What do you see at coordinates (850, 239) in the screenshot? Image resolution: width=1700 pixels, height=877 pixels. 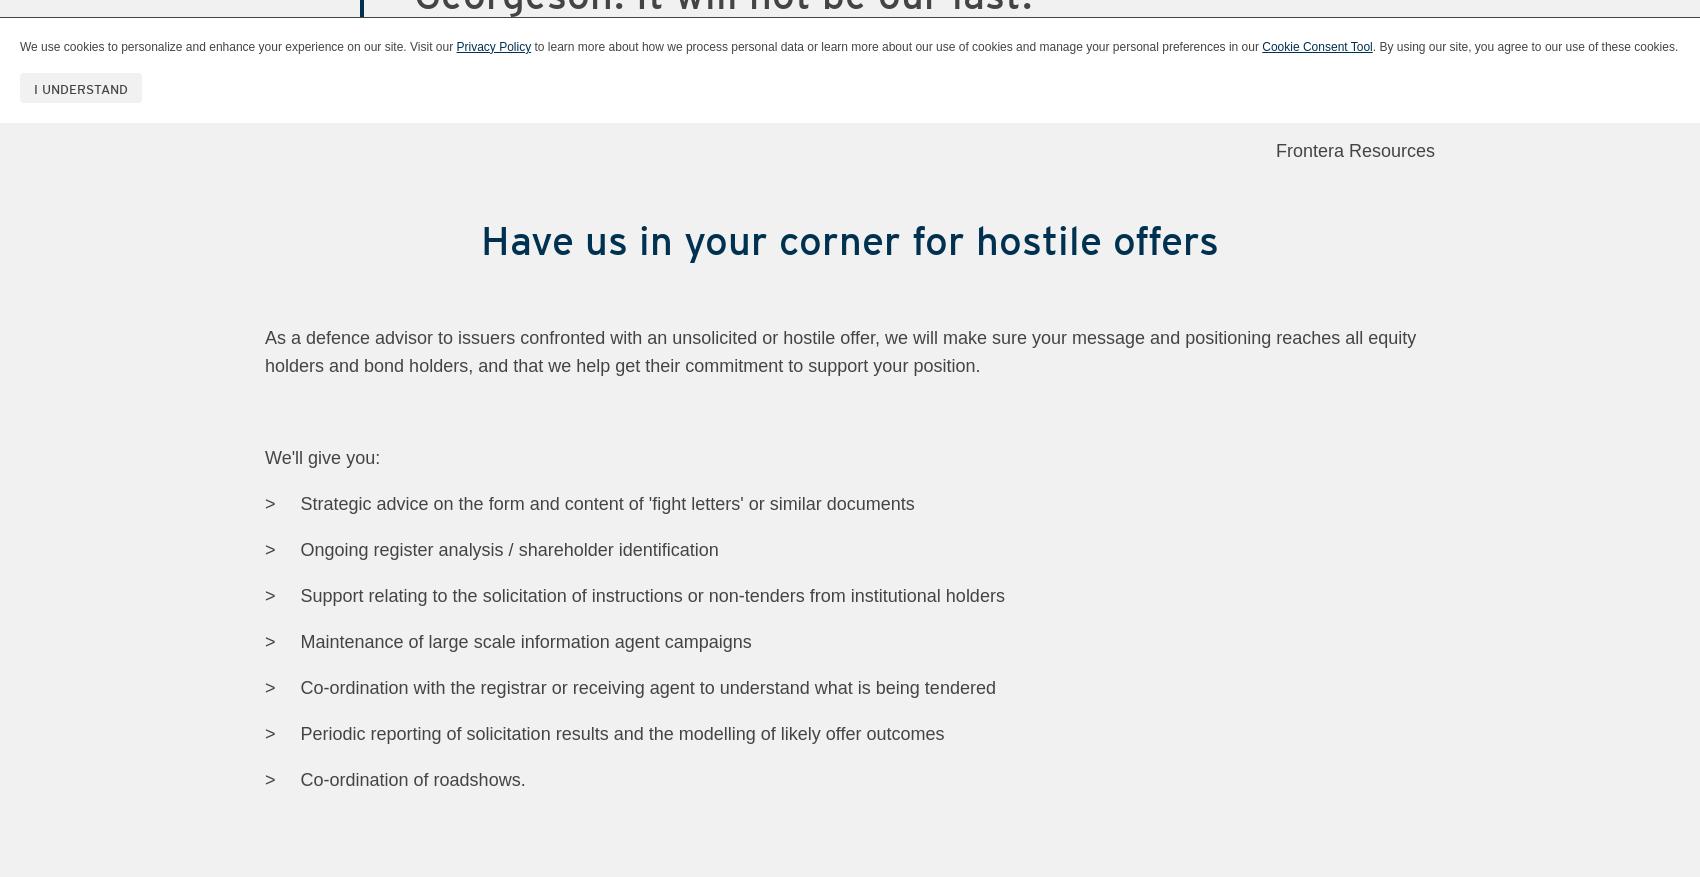 I see `'Have us in your corner for hostile offers'` at bounding box center [850, 239].